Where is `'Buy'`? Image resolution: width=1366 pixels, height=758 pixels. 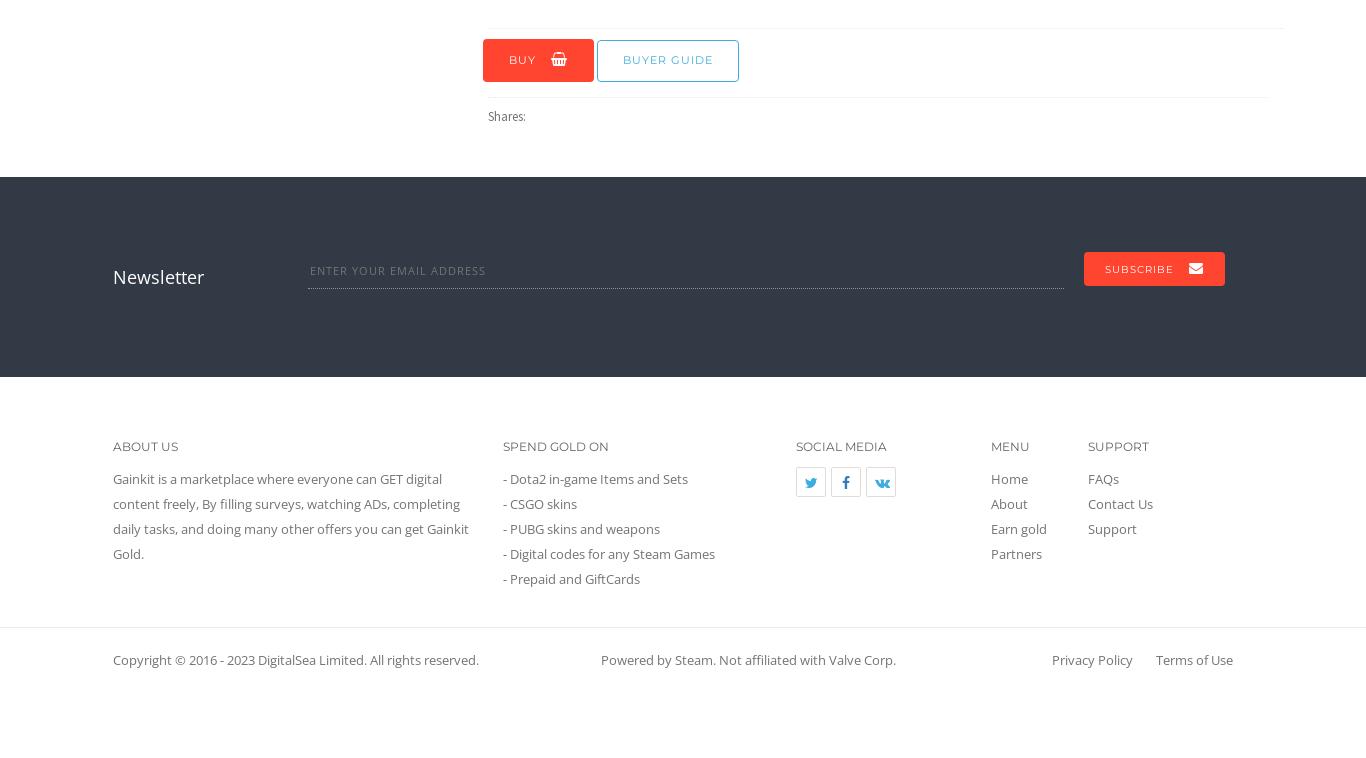
'Buy' is located at coordinates (522, 59).